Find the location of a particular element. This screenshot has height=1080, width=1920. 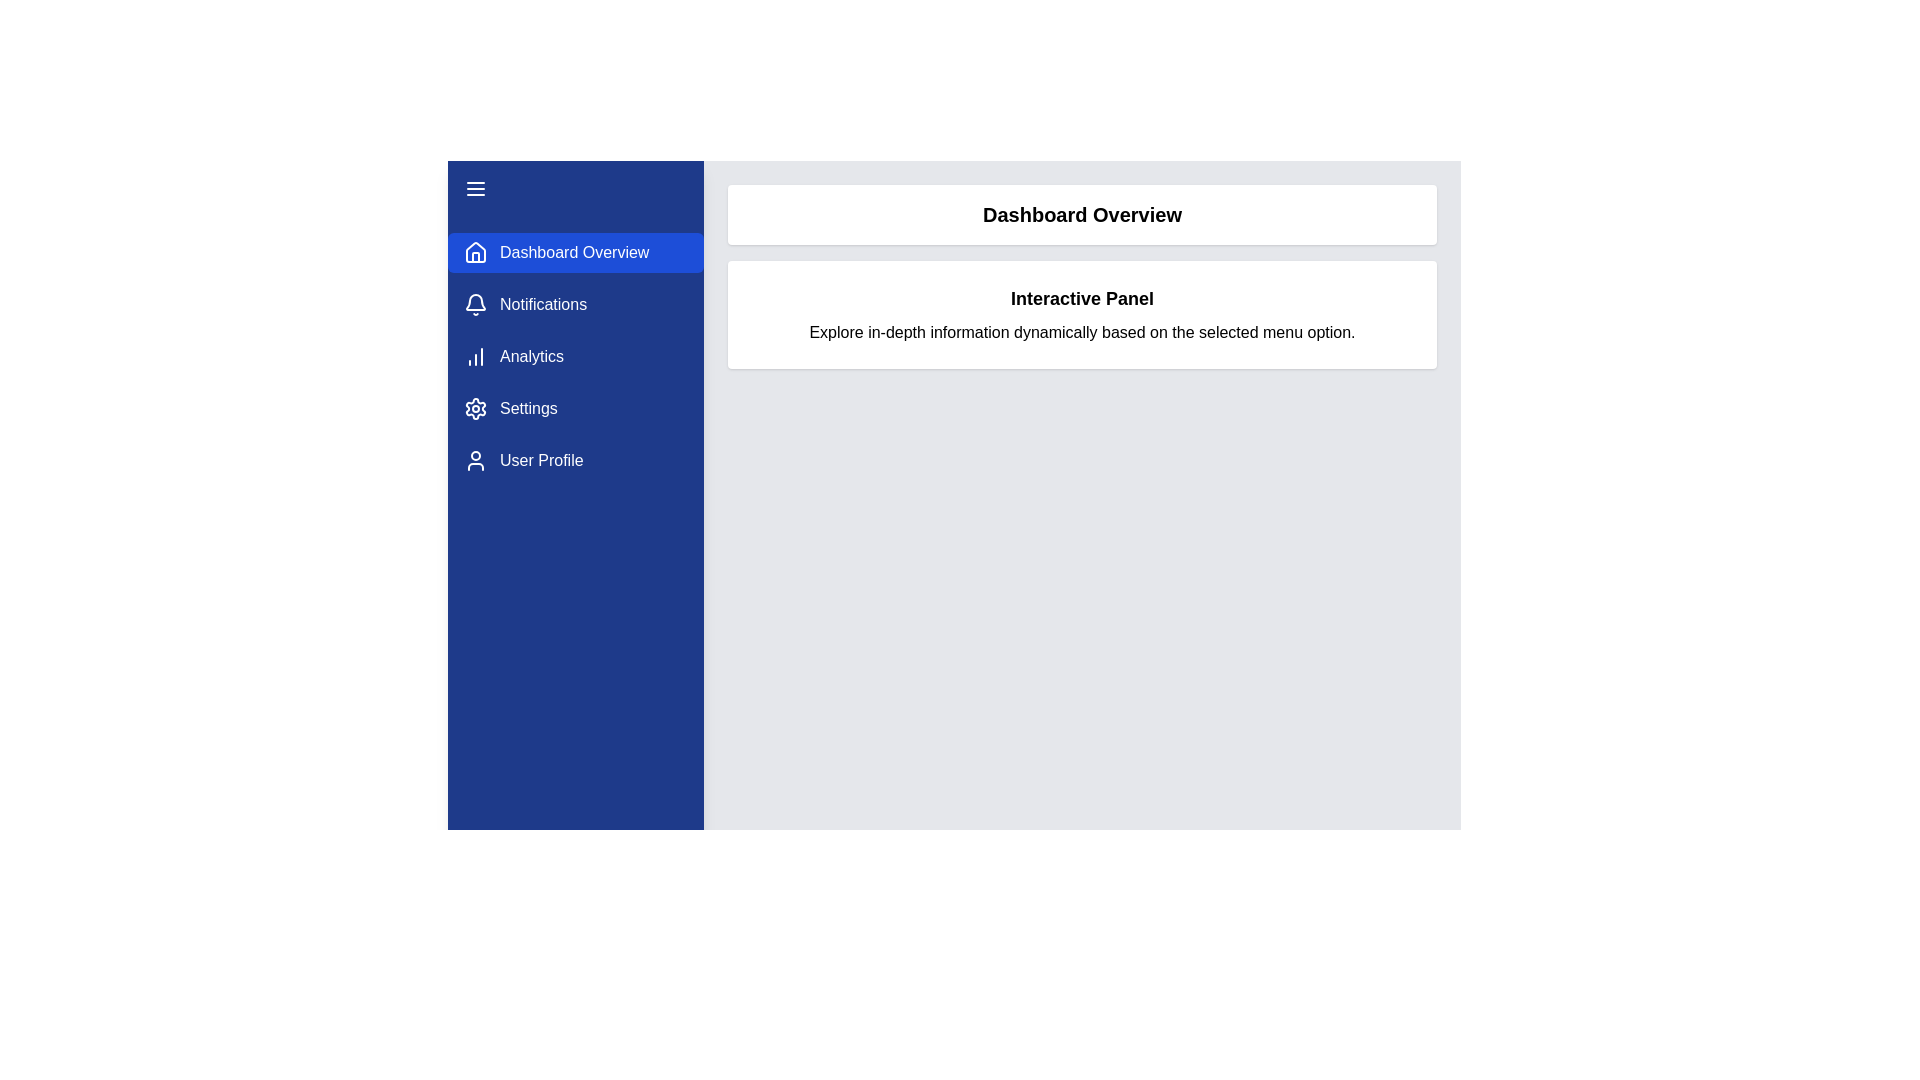

displayed text on the 'Interactive Panel' which contains the title 'Interactive Panel' and the descriptor message 'Explore in-depth information dynamically based on the selected menu option.' is located at coordinates (1081, 315).